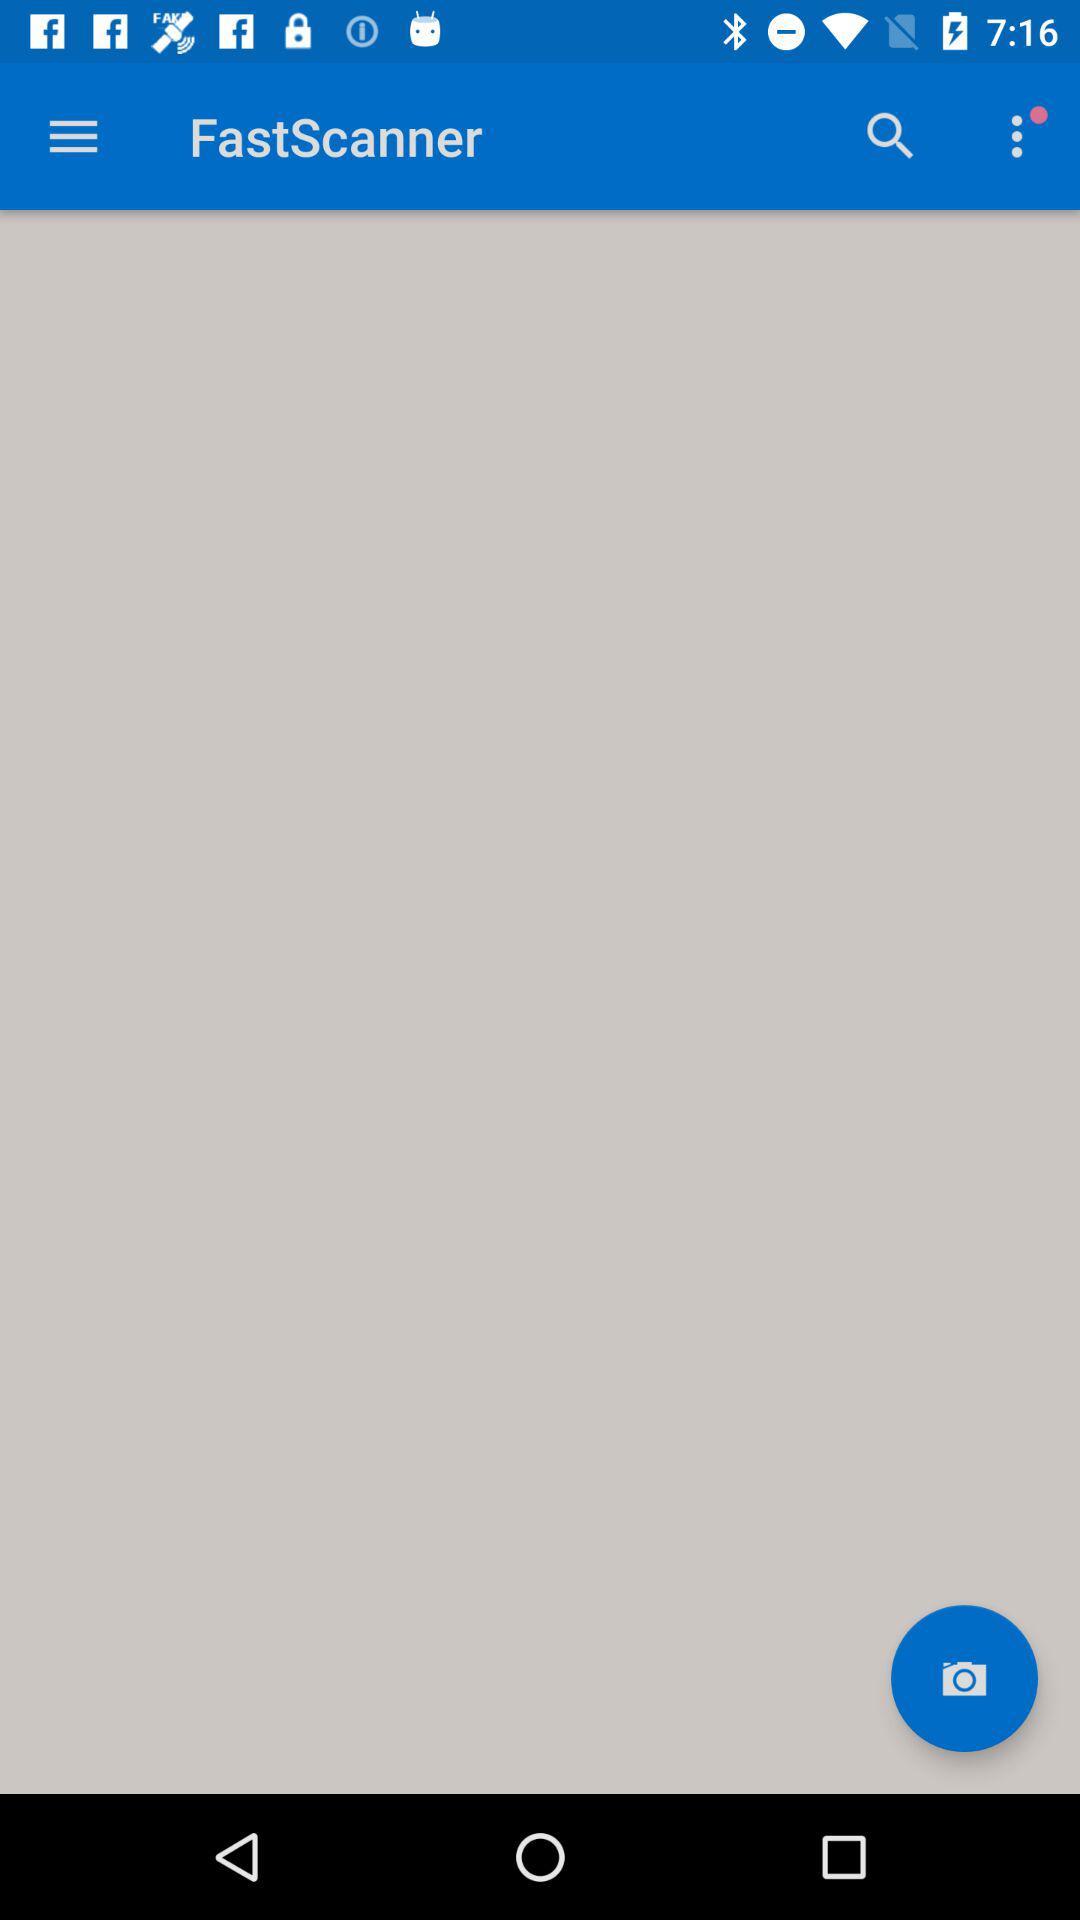 The image size is (1080, 1920). I want to click on menu, so click(72, 135).